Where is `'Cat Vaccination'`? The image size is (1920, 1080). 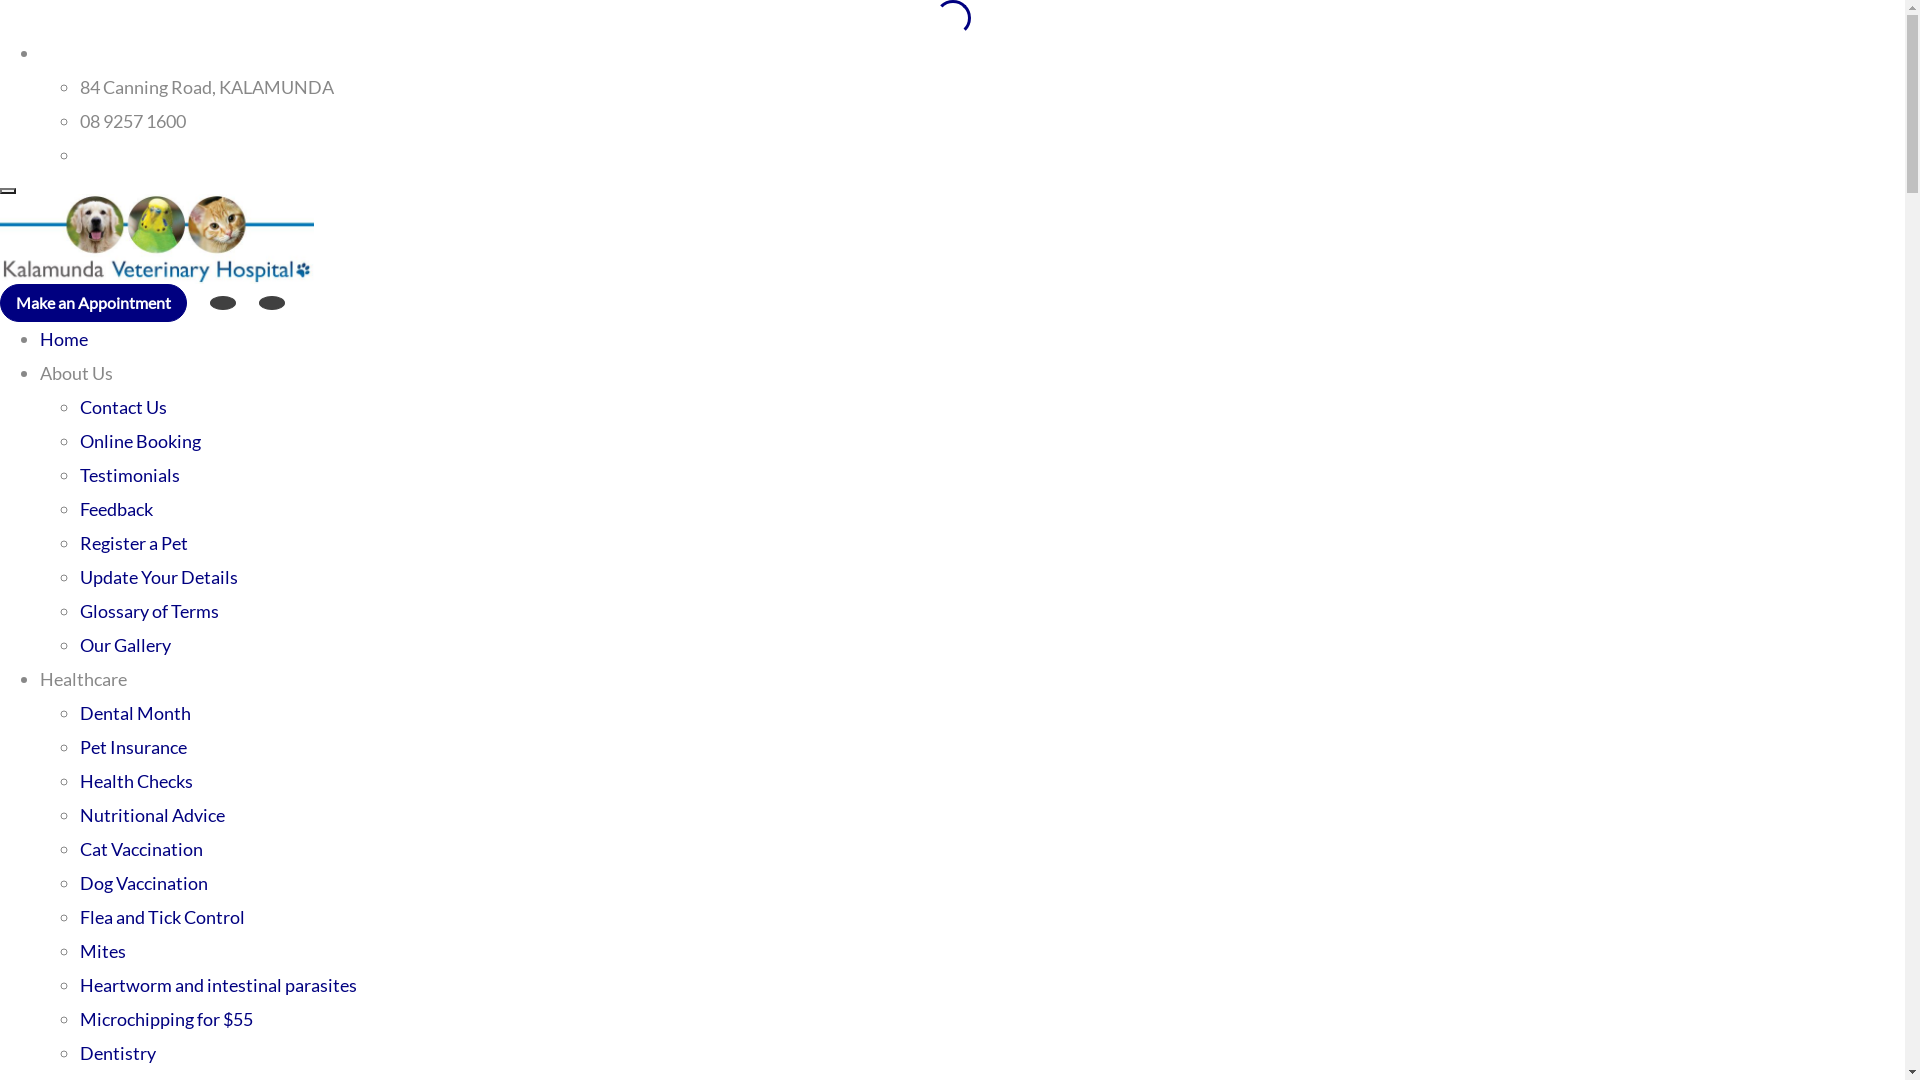
'Cat Vaccination' is located at coordinates (140, 848).